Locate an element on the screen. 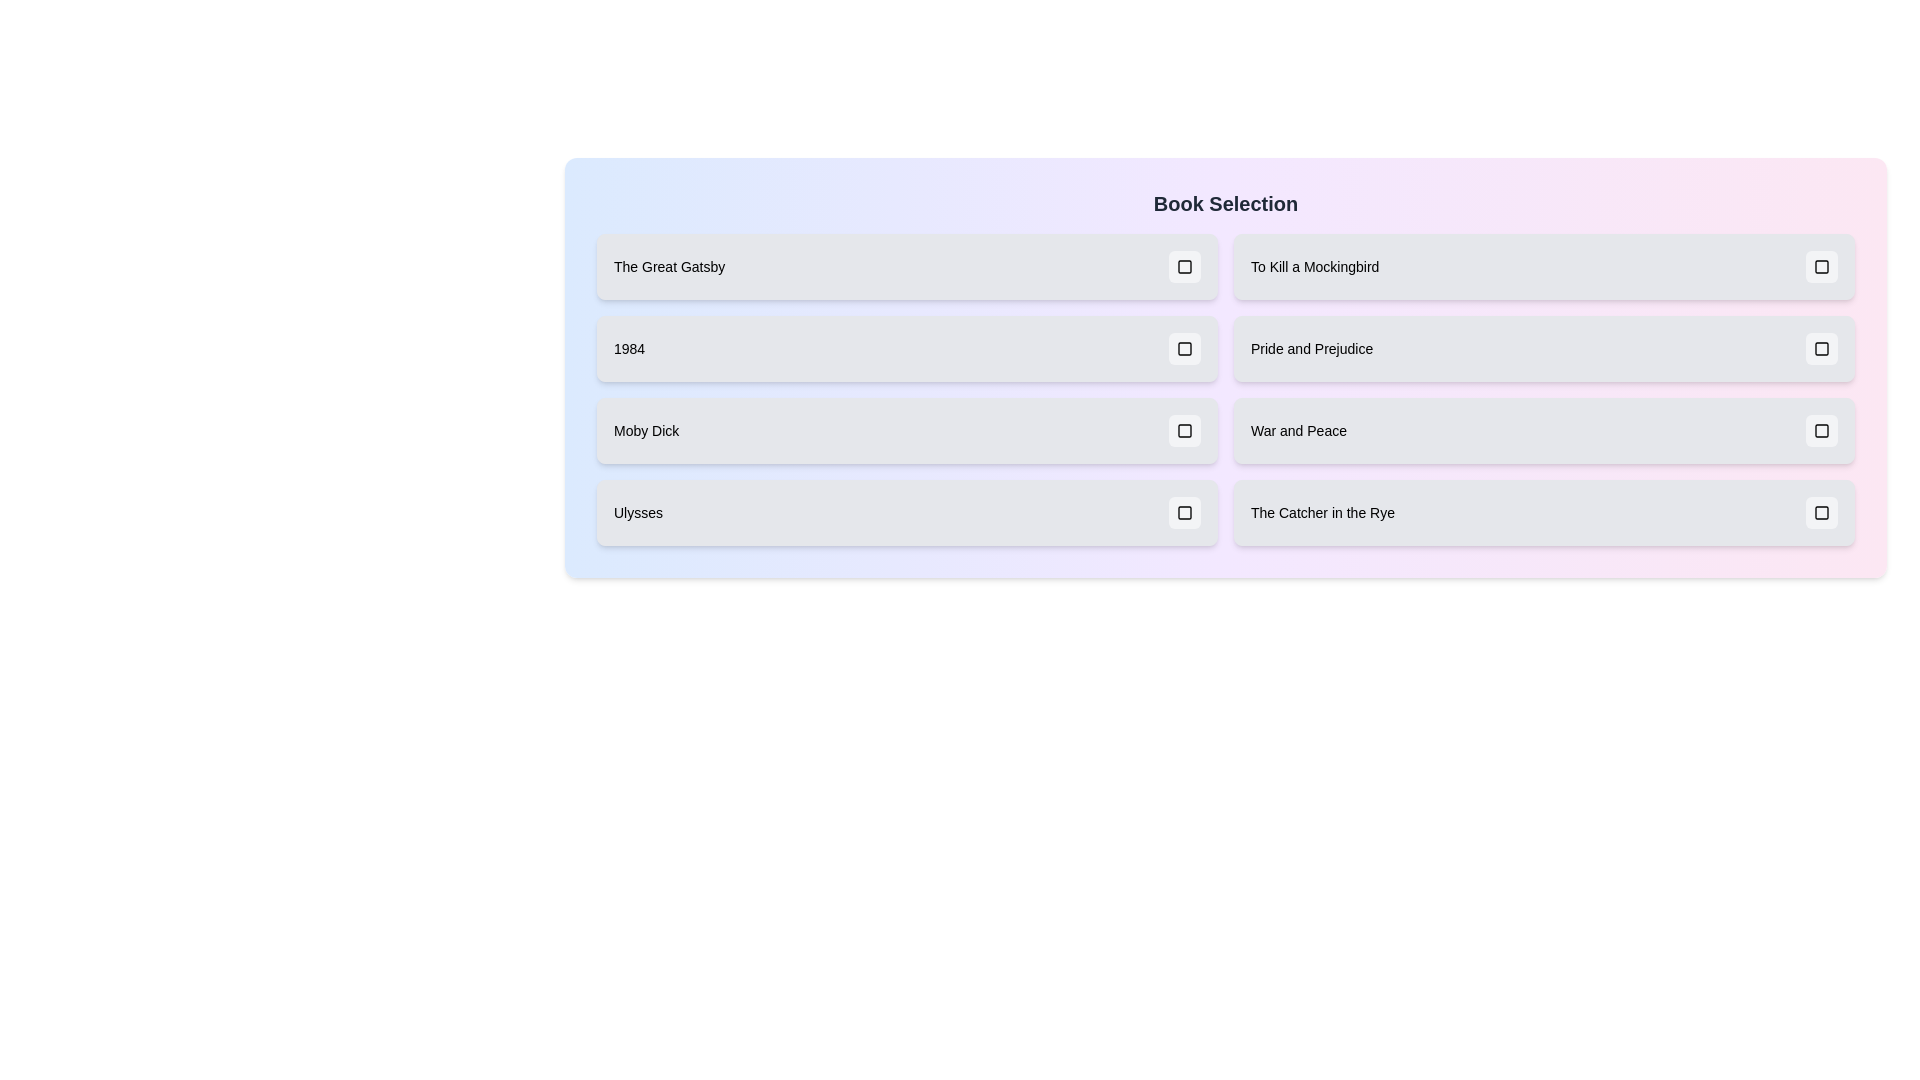 This screenshot has width=1920, height=1080. the book item labeled 'Pride and Prejudice' to observe its visual transition is located at coordinates (1543, 347).